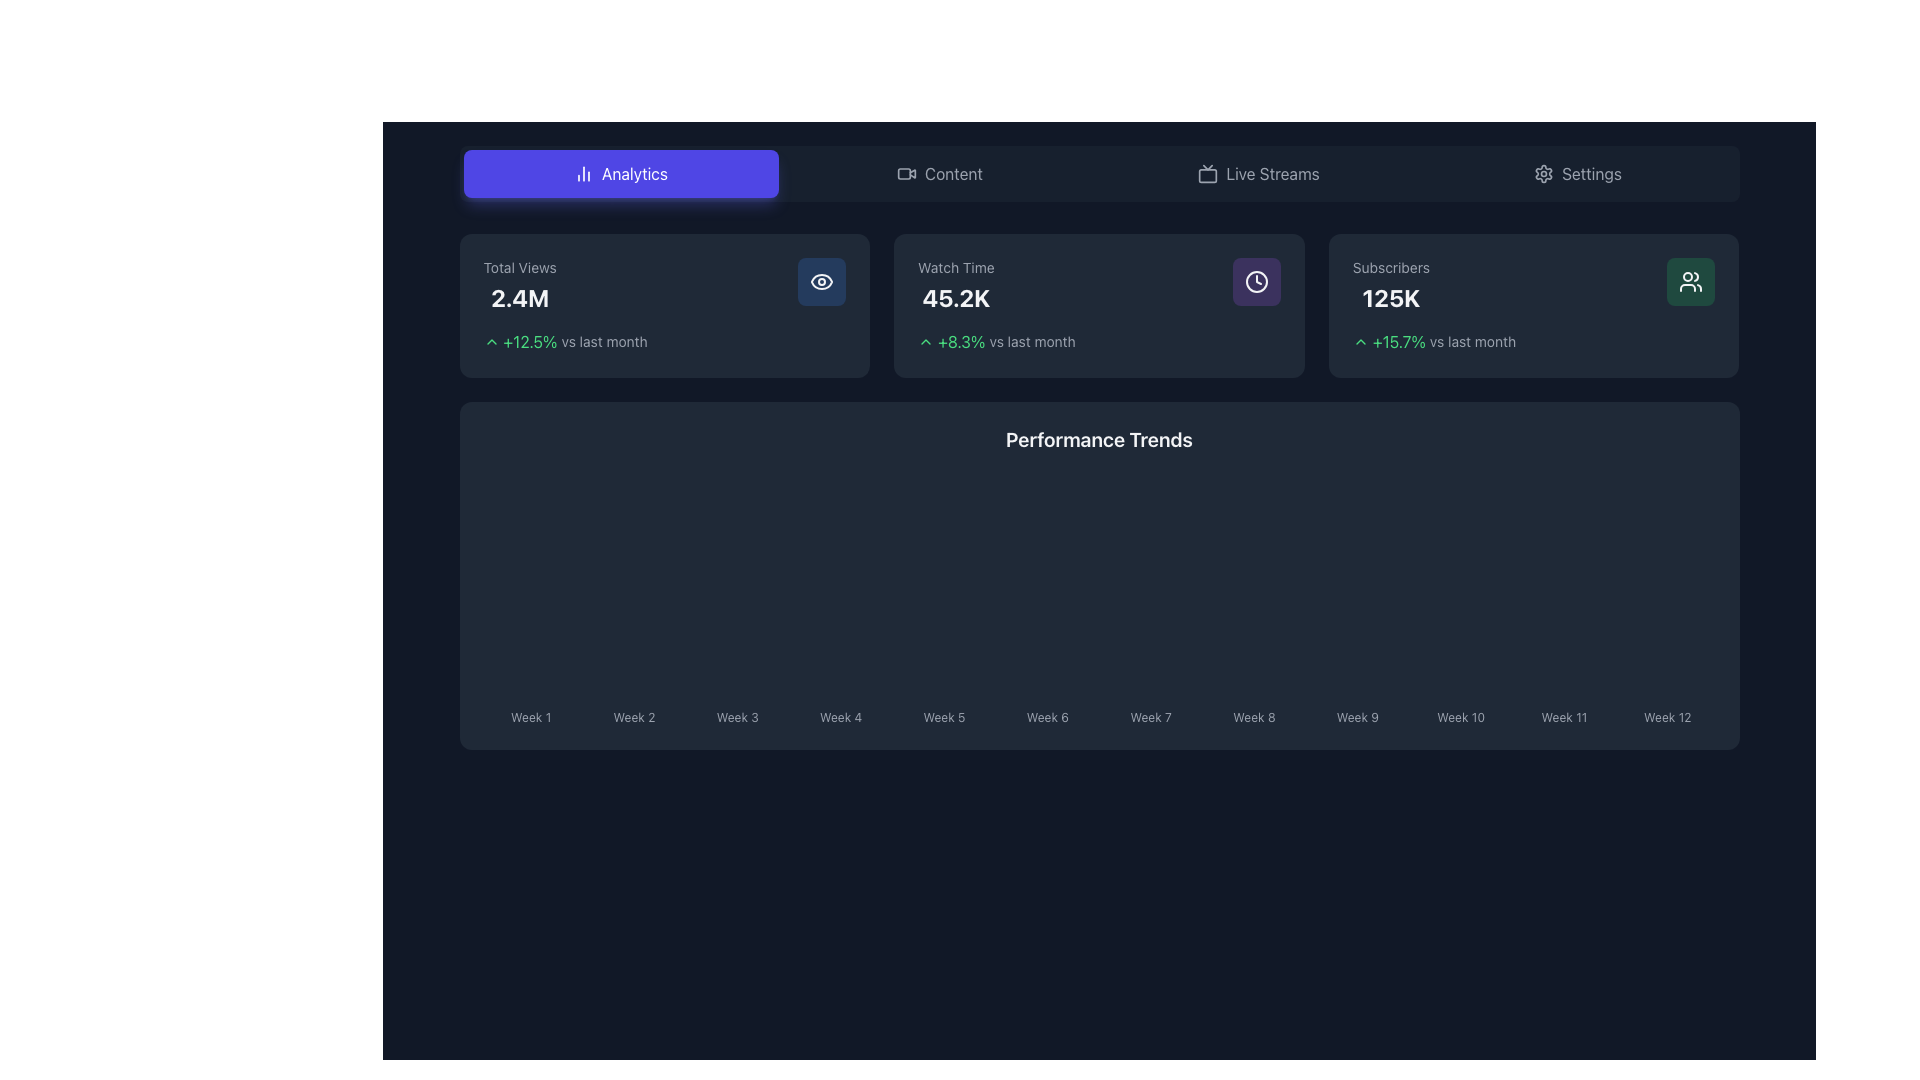 The width and height of the screenshot is (1920, 1080). Describe the element at coordinates (633, 172) in the screenshot. I see `the 'Analytics' button, which is a blue-purple rectangular button with a white text label` at that location.